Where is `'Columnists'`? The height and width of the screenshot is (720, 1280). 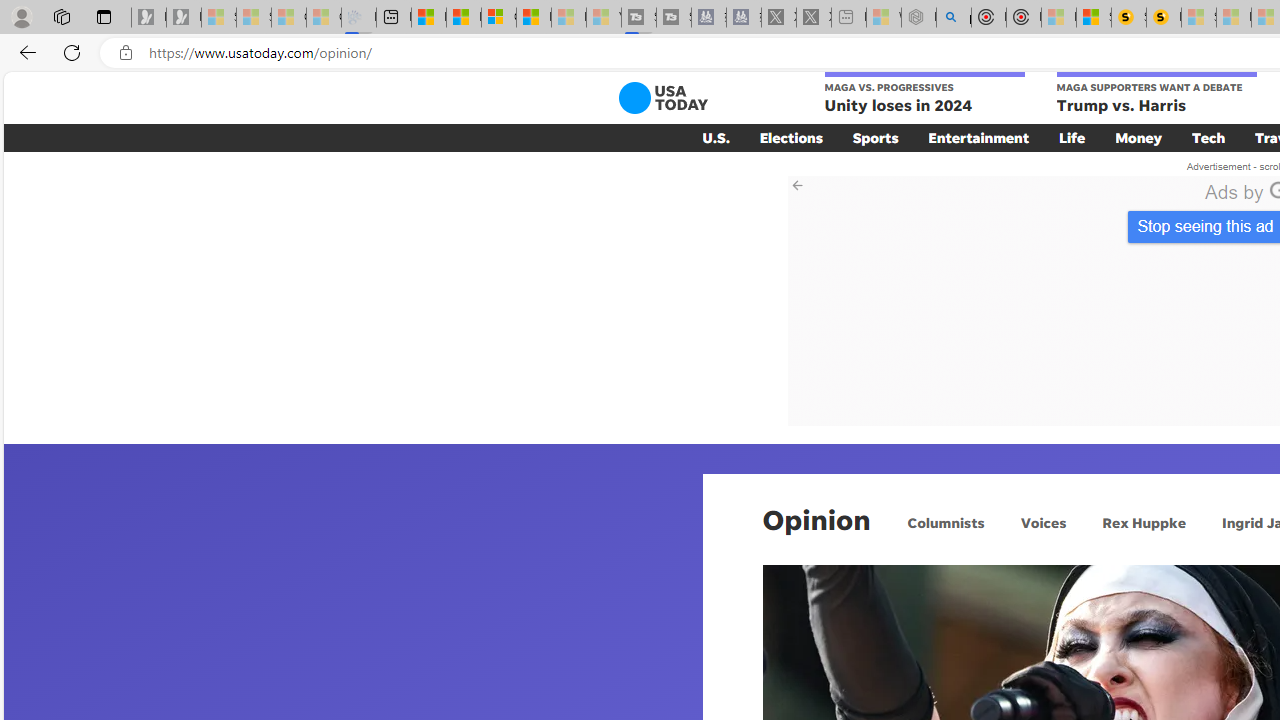 'Columnists' is located at coordinates (944, 521).